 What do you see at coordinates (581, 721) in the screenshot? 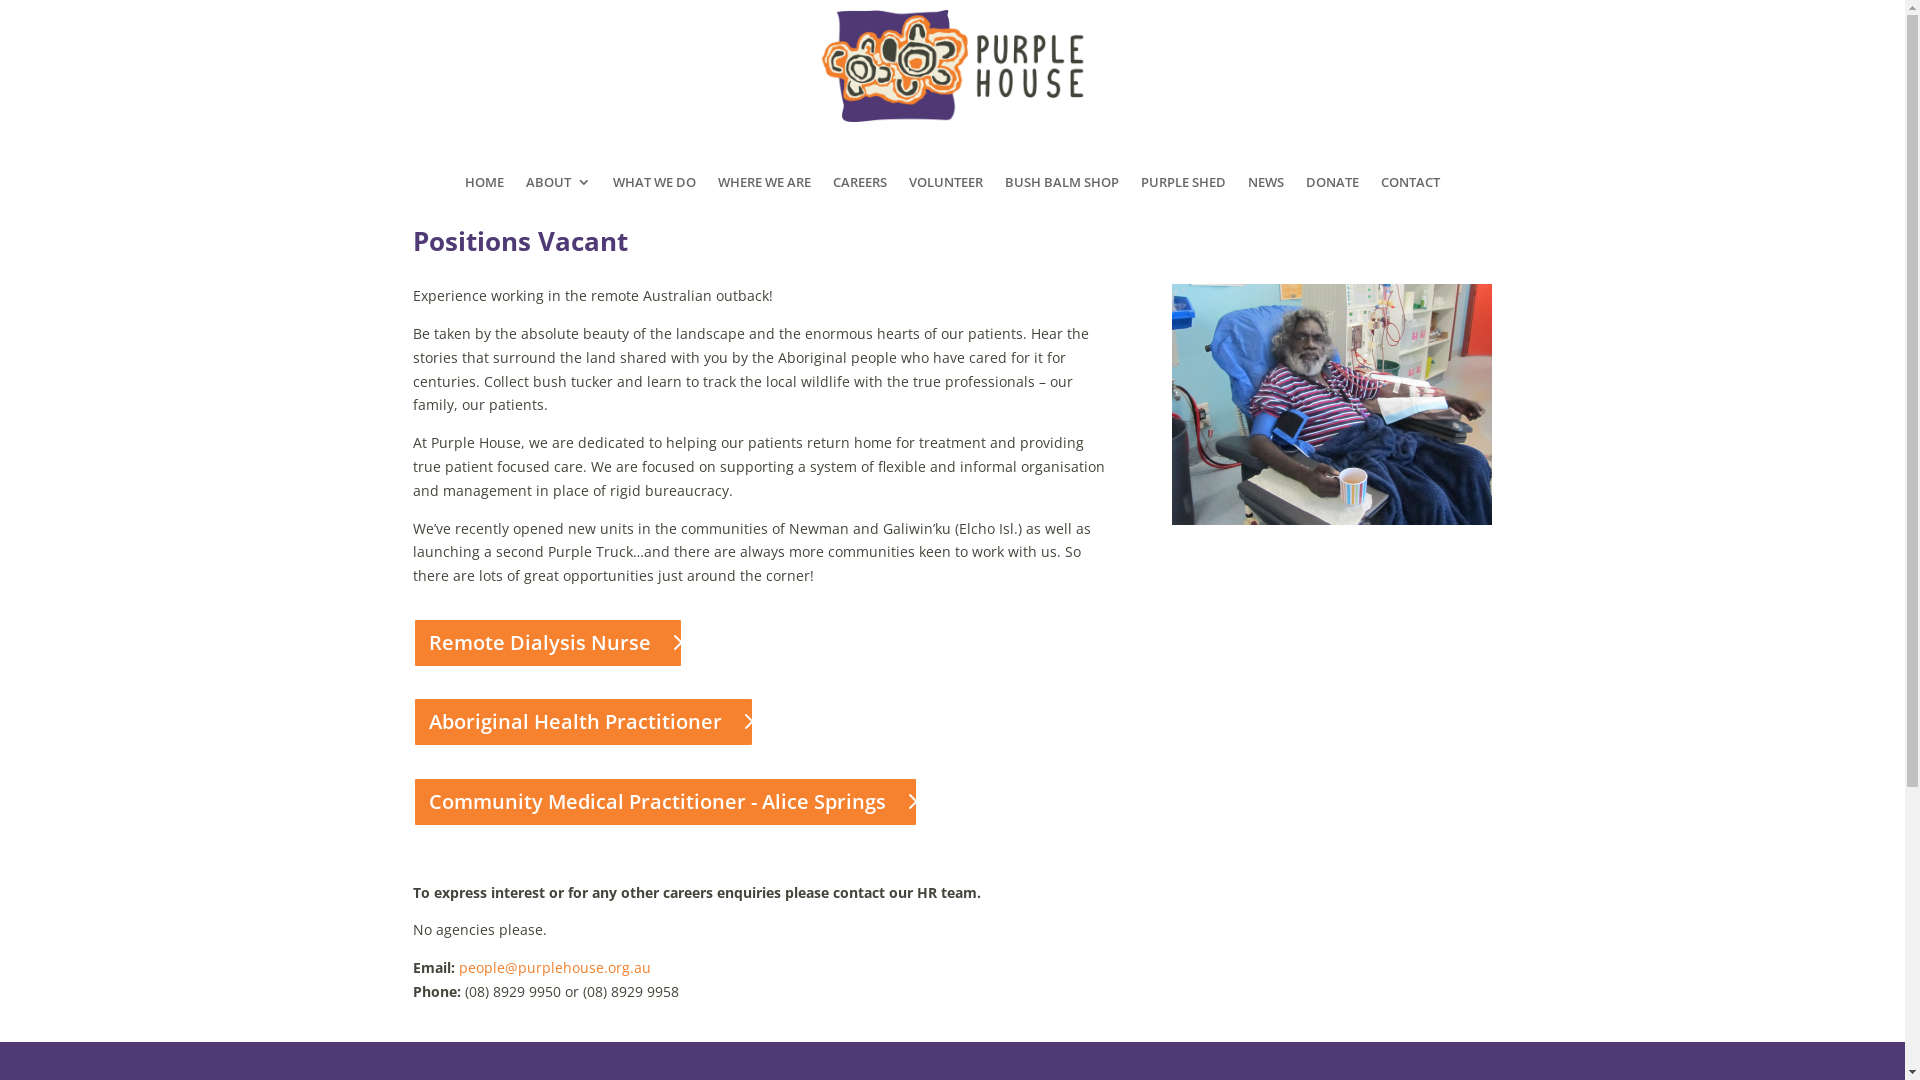
I see `'Aboriginal Health Practitioner'` at bounding box center [581, 721].